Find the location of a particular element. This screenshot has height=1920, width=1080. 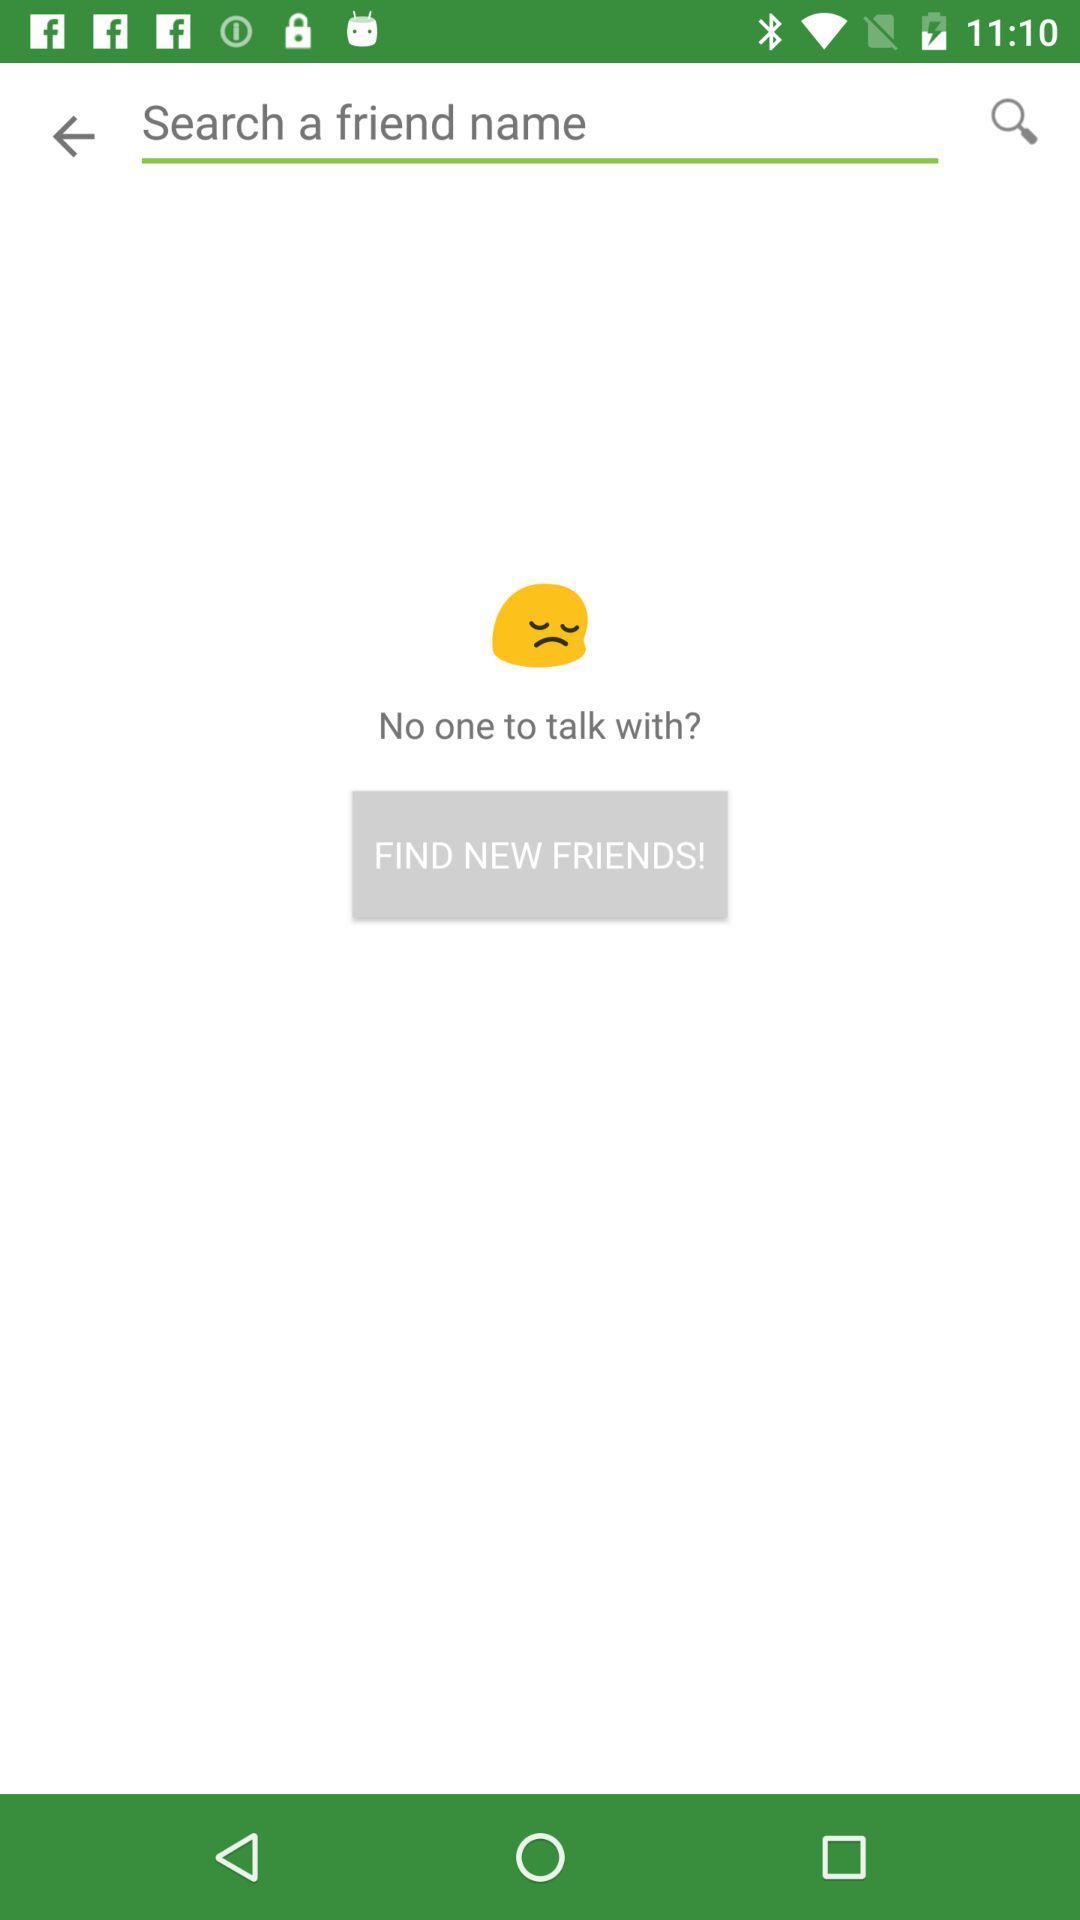

search for a name is located at coordinates (1014, 119).